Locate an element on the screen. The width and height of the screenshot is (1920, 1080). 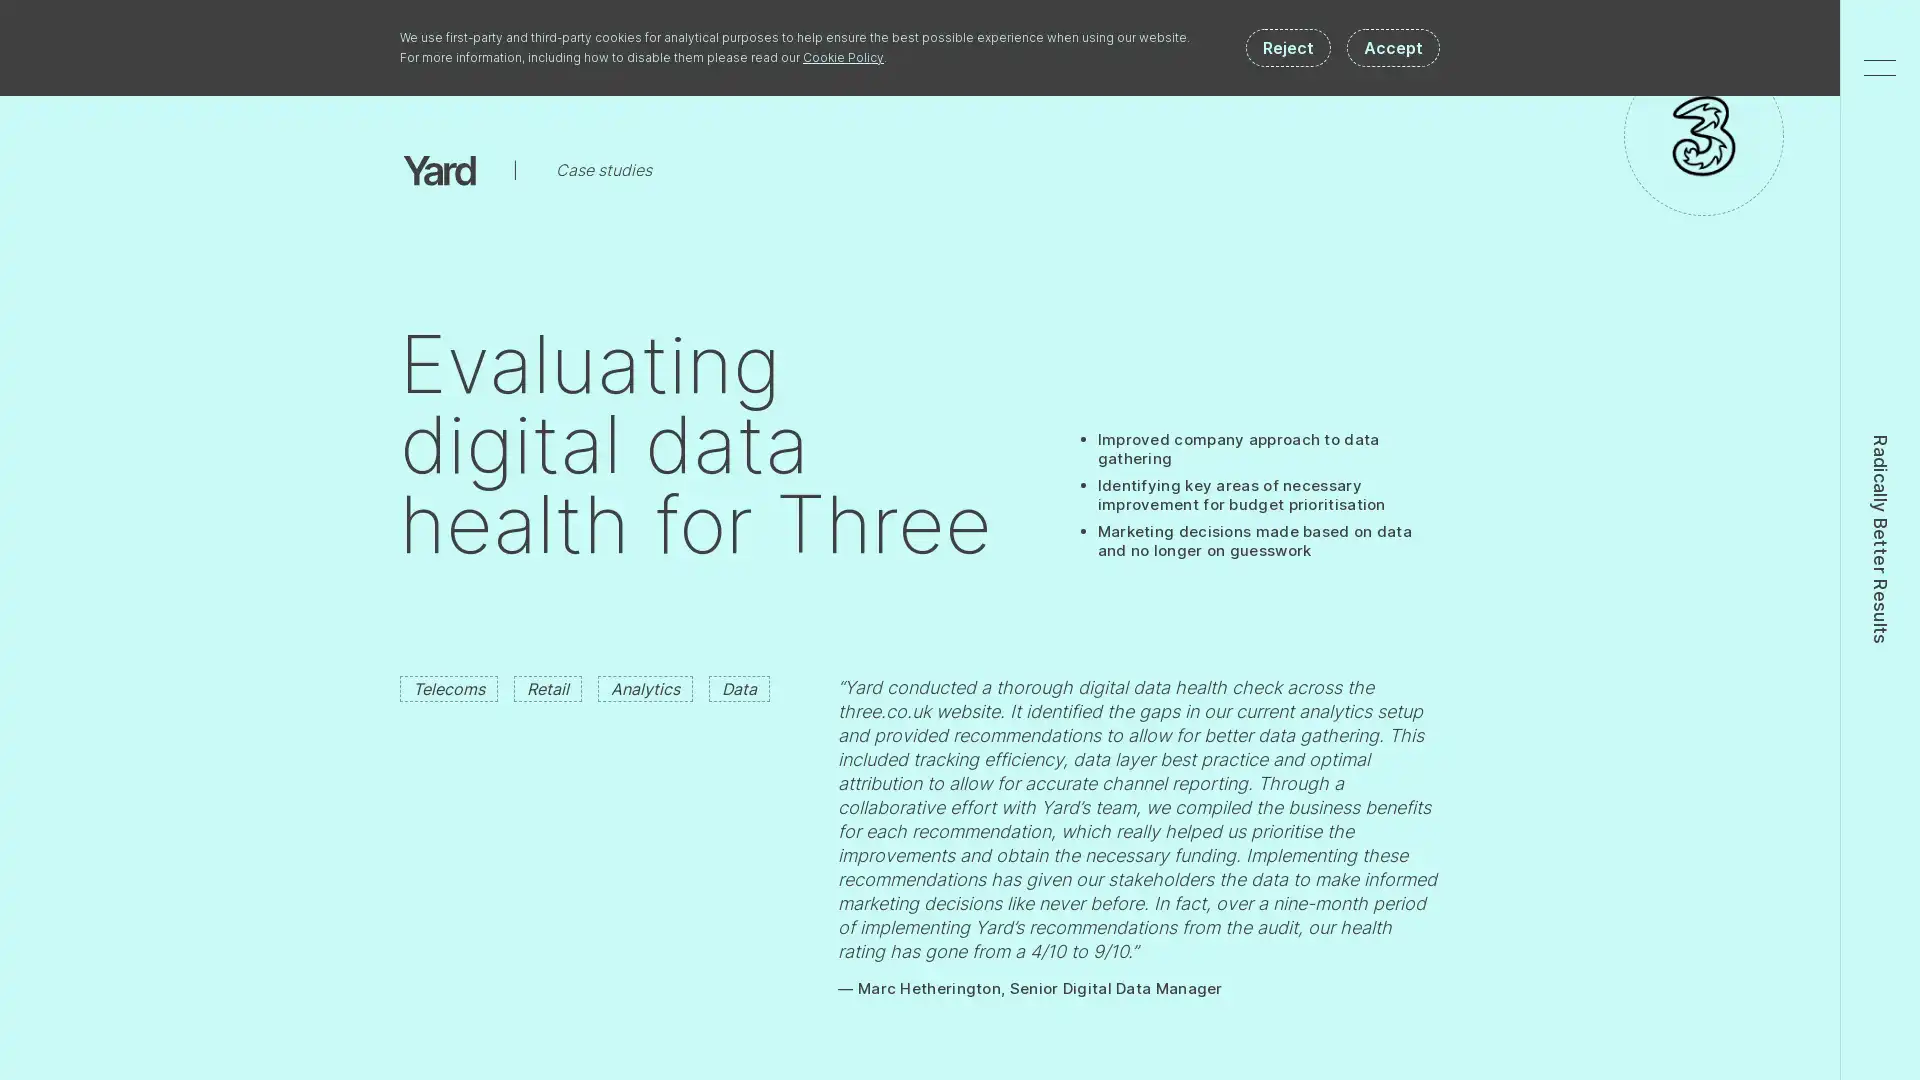
Accept is located at coordinates (1392, 46).